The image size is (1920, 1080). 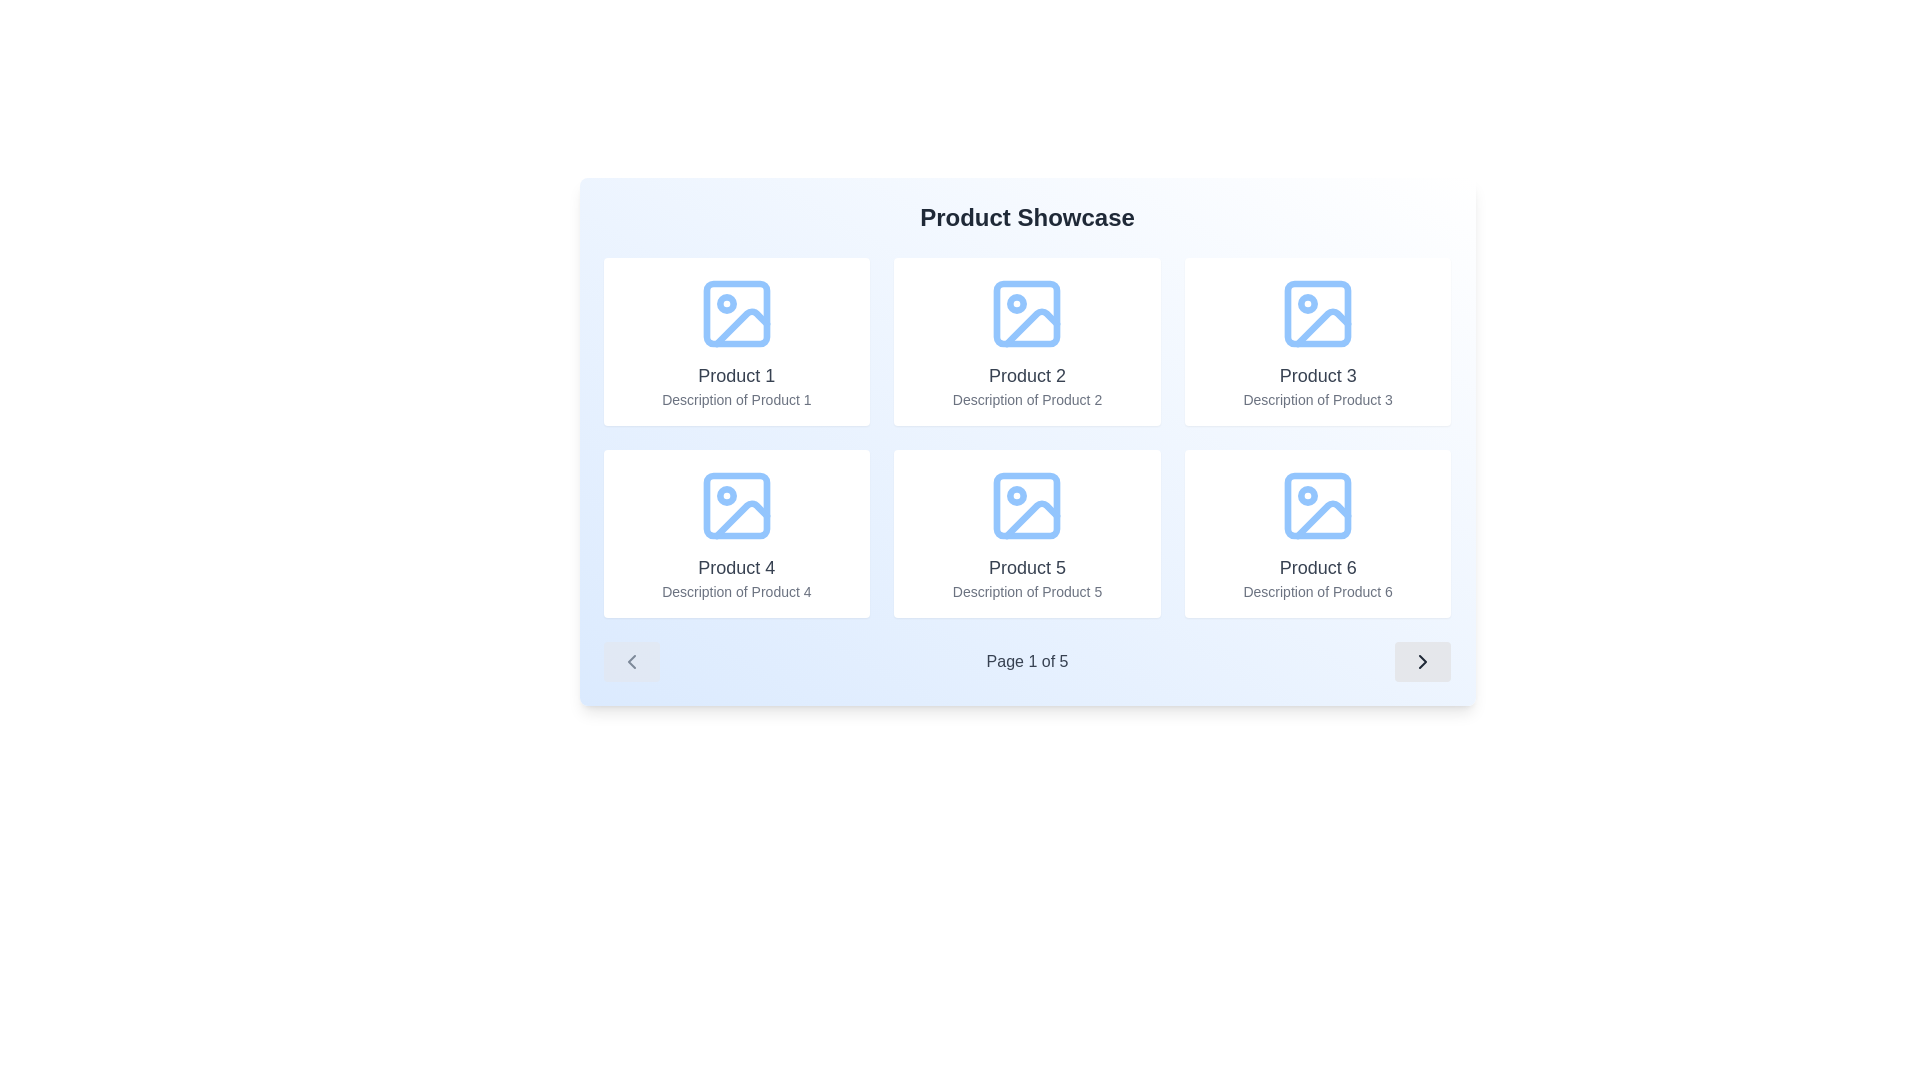 What do you see at coordinates (1308, 495) in the screenshot?
I see `the circular indicator located at the bottom right of the 'Product 6' card, which serves as a visual marker for notifications or alerts` at bounding box center [1308, 495].